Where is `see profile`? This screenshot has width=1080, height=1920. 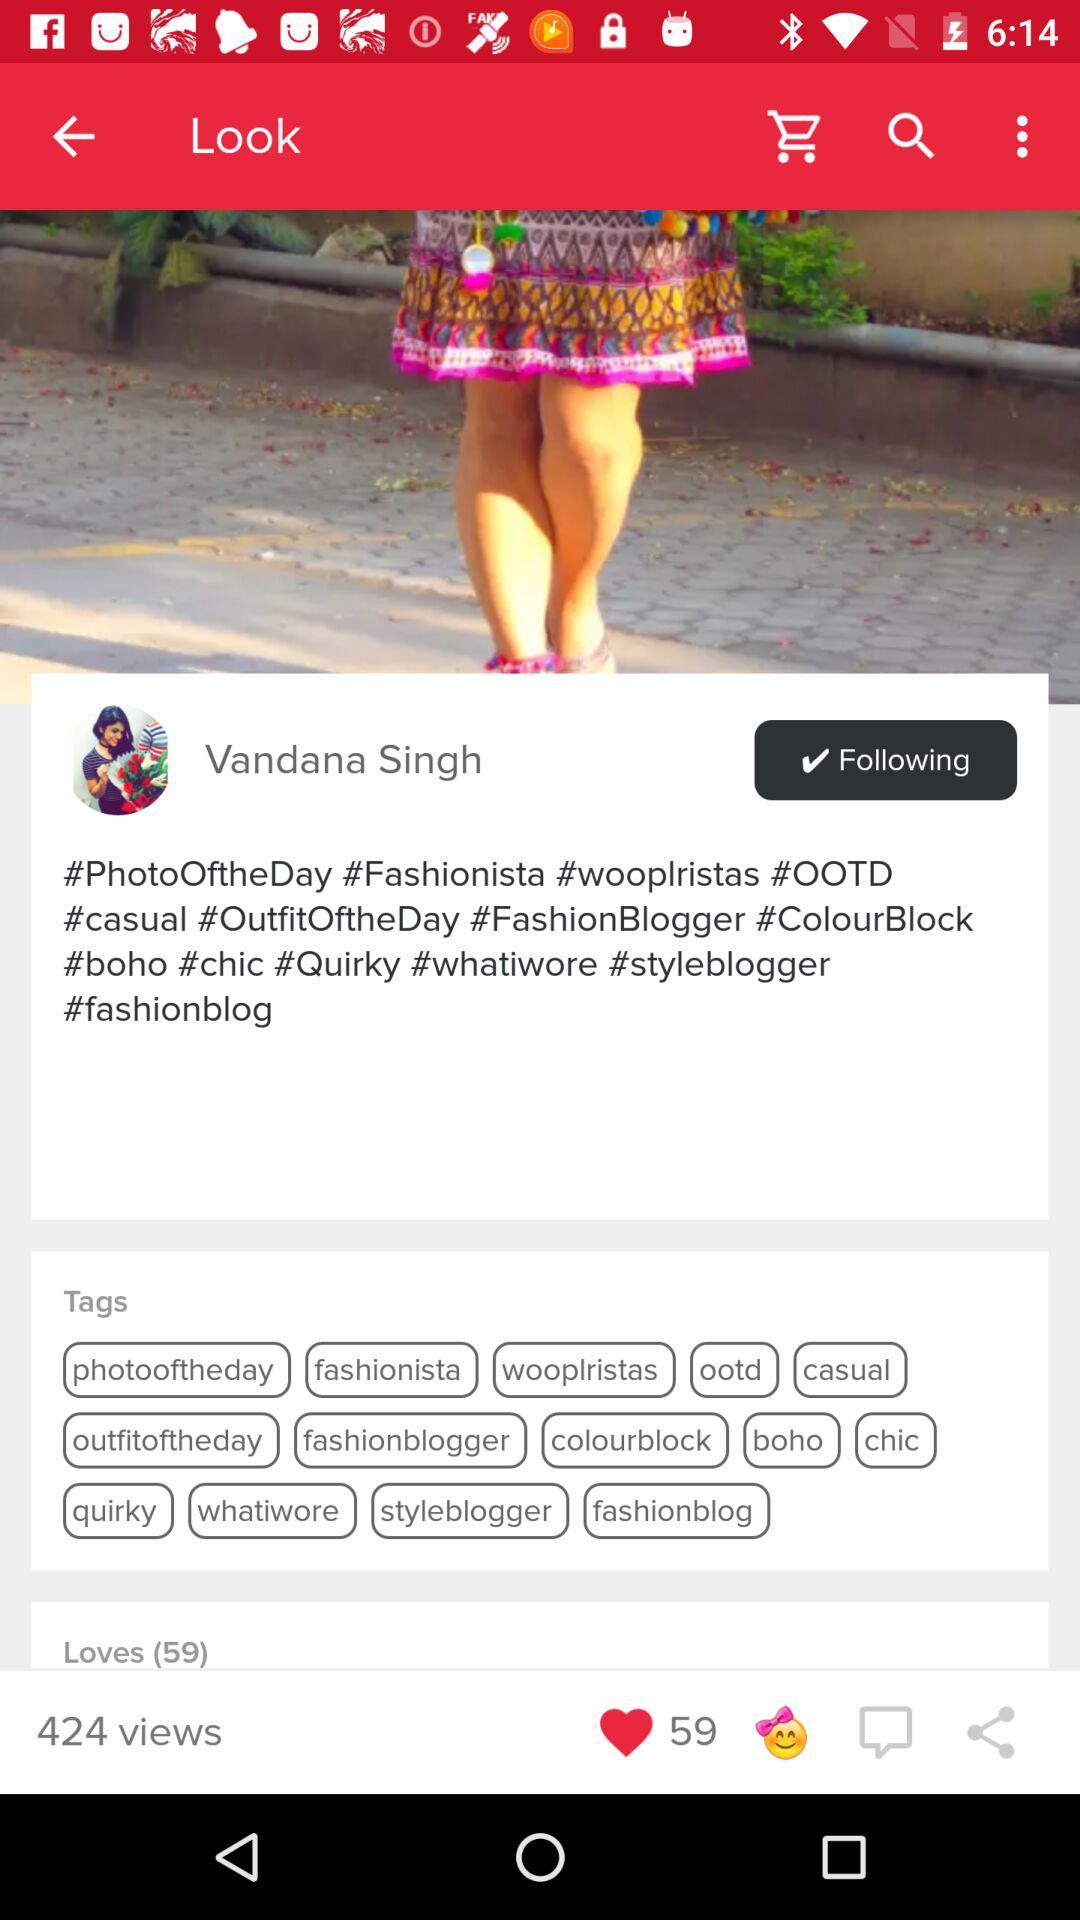
see profile is located at coordinates (118, 759).